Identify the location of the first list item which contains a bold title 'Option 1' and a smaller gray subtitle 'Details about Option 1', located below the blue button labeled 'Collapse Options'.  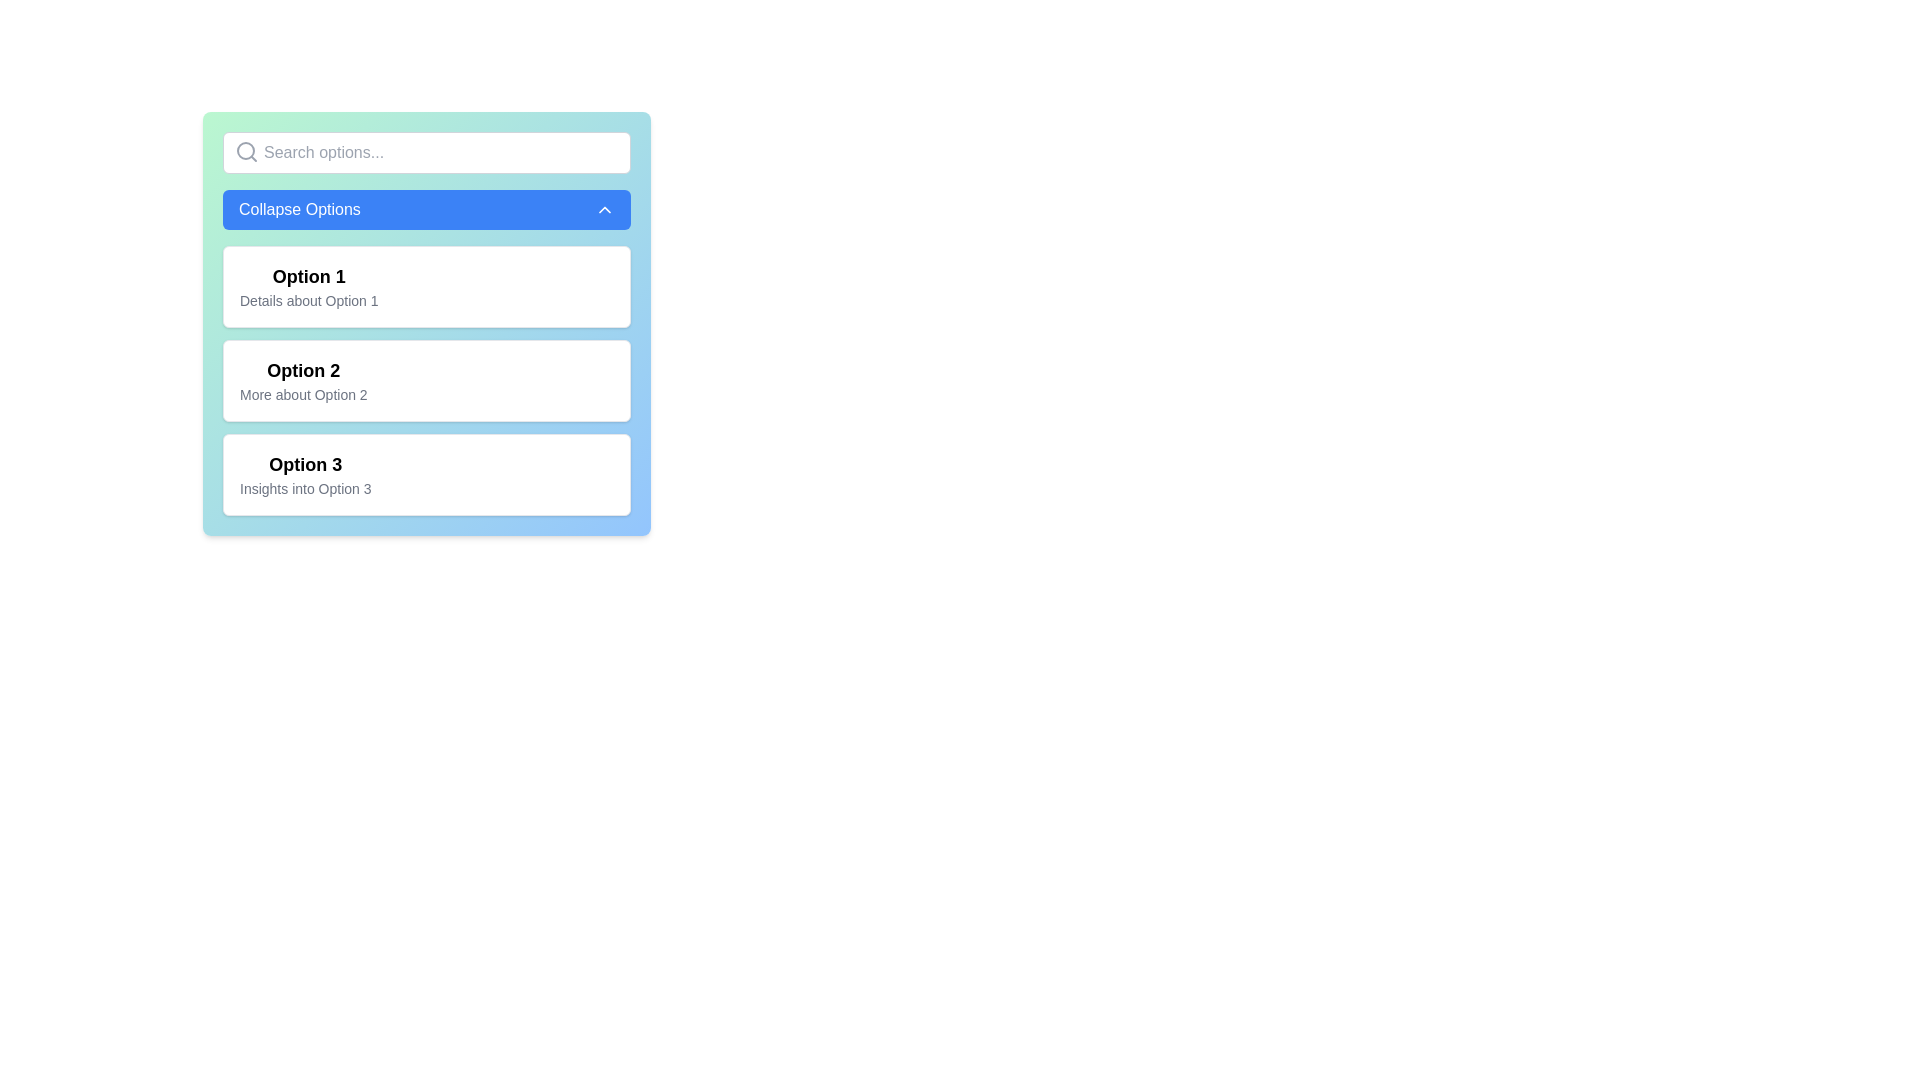
(308, 286).